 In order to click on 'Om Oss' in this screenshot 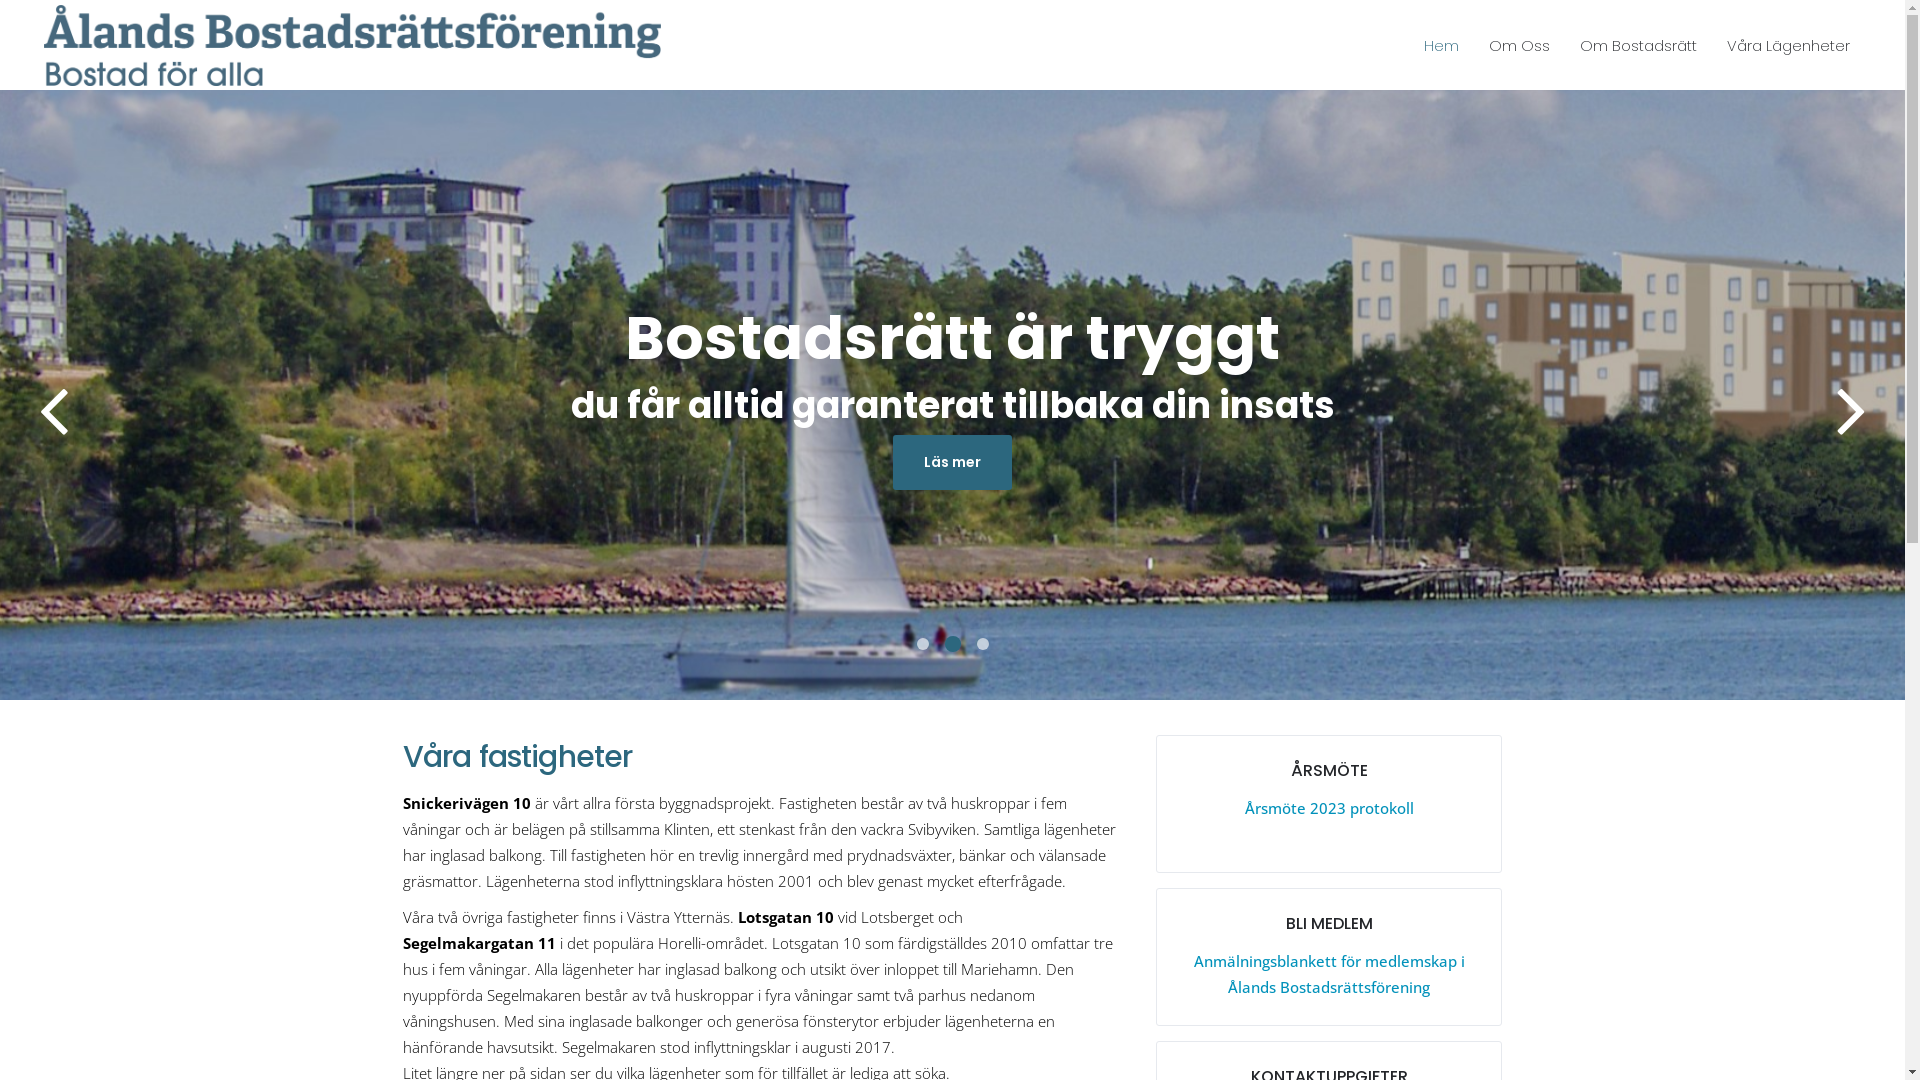, I will do `click(1519, 45)`.